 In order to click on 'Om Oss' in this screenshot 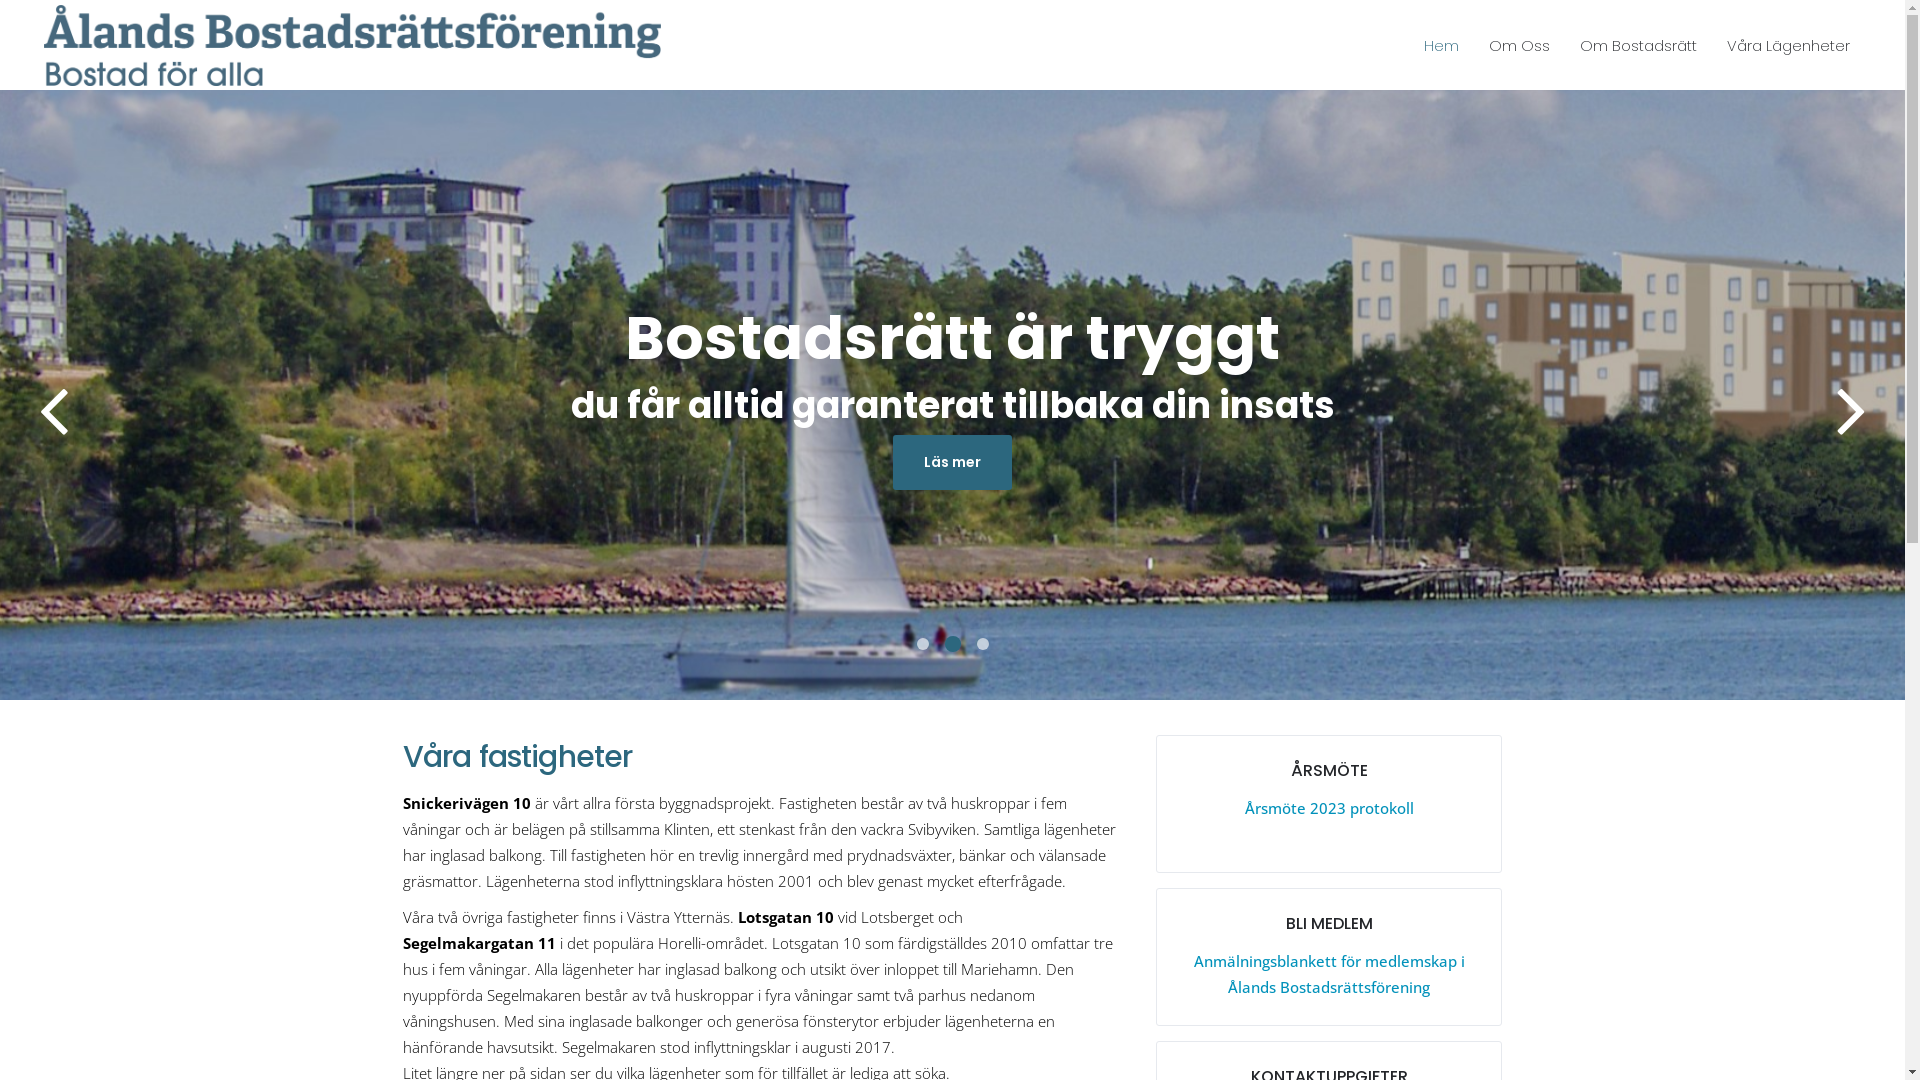, I will do `click(1519, 45)`.